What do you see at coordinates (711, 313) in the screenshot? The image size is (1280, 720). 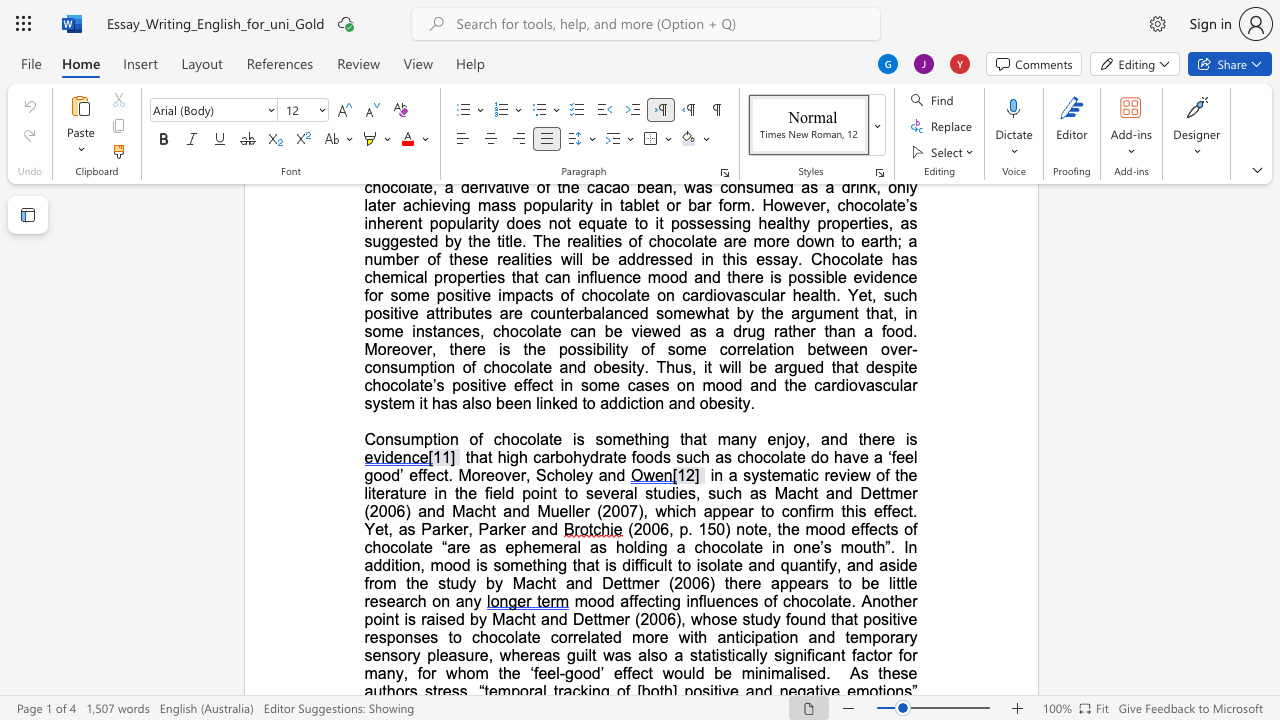 I see `the 1th character "h" in the text` at bounding box center [711, 313].